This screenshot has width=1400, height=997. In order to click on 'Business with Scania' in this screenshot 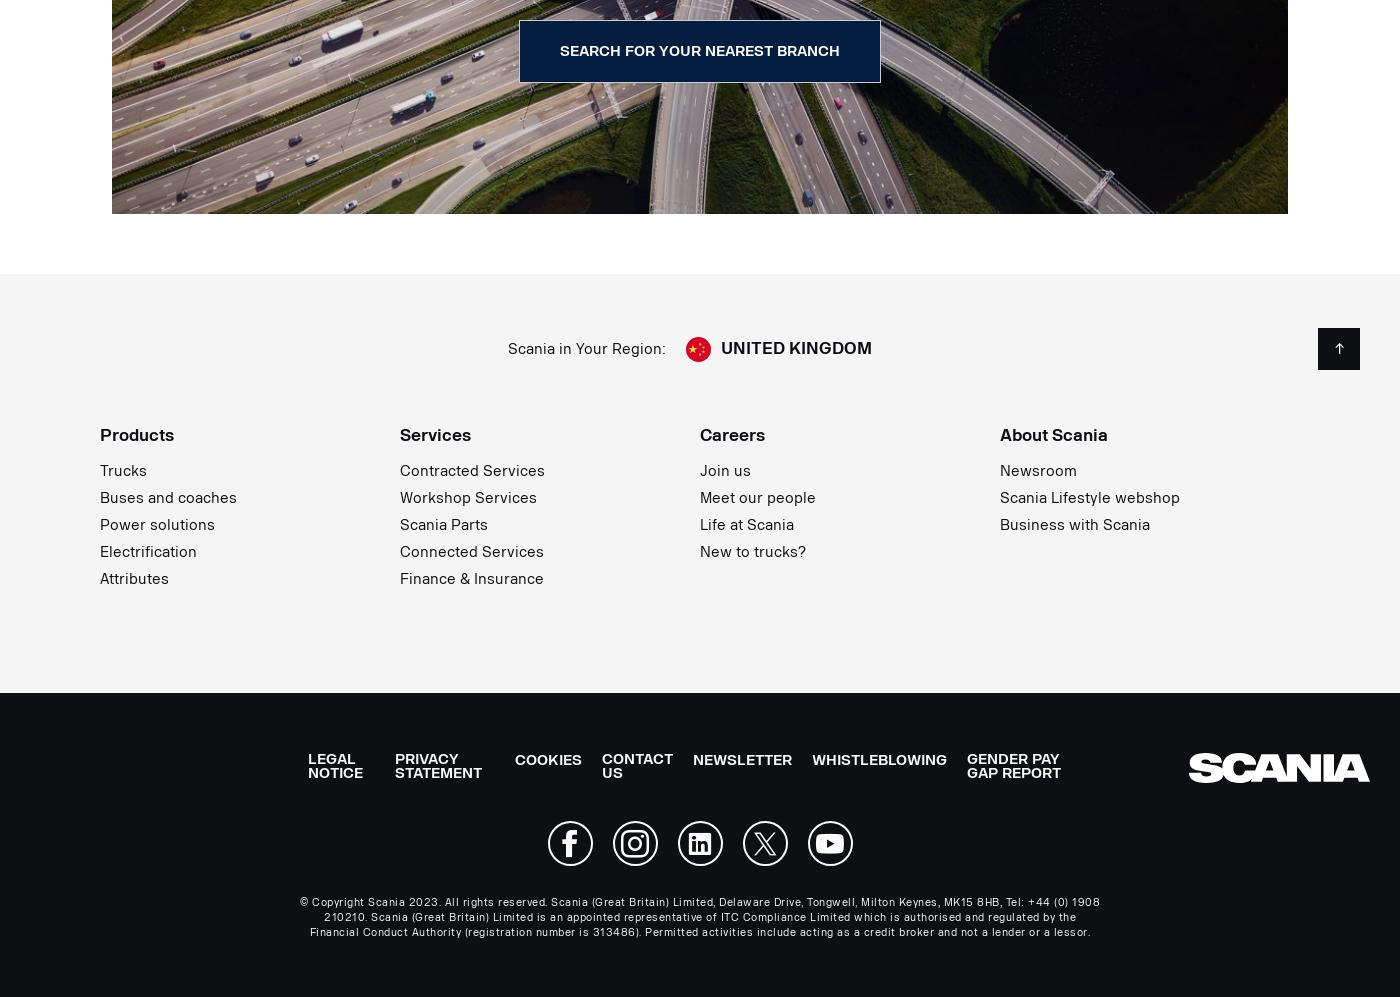, I will do `click(1075, 524)`.